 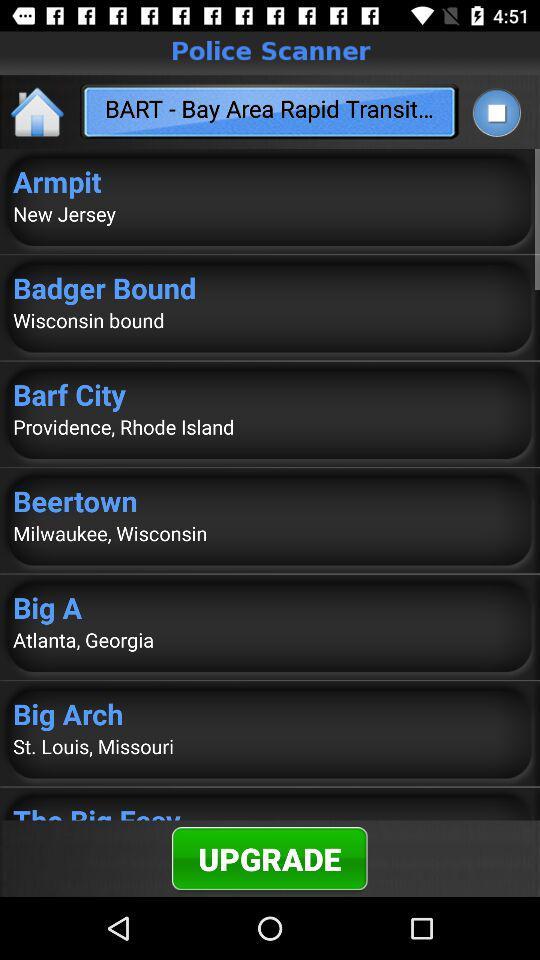 What do you see at coordinates (495, 112) in the screenshot?
I see `icon to the right of the bart bay area item` at bounding box center [495, 112].